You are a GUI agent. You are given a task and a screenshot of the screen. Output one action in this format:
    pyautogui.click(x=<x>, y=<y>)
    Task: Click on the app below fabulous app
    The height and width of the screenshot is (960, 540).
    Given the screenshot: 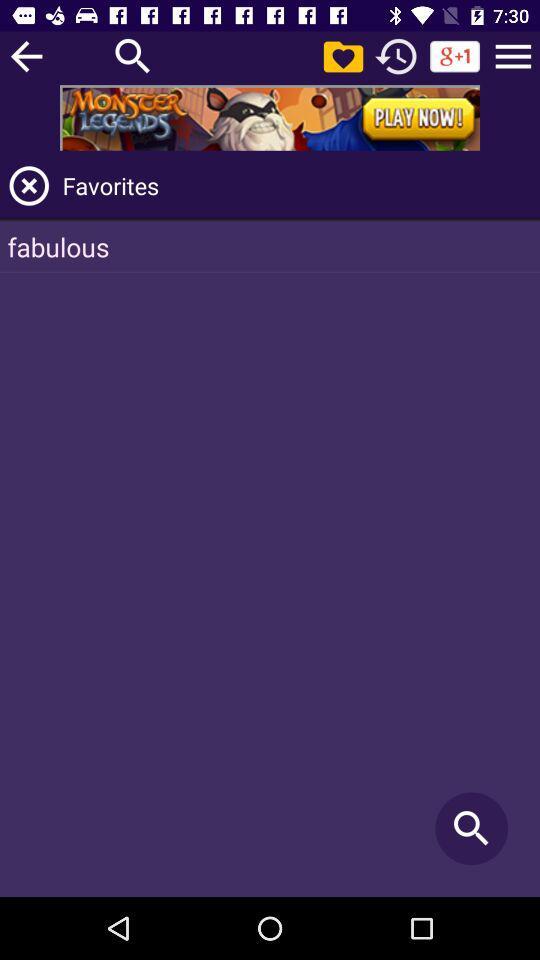 What is the action you would take?
    pyautogui.click(x=471, y=828)
    